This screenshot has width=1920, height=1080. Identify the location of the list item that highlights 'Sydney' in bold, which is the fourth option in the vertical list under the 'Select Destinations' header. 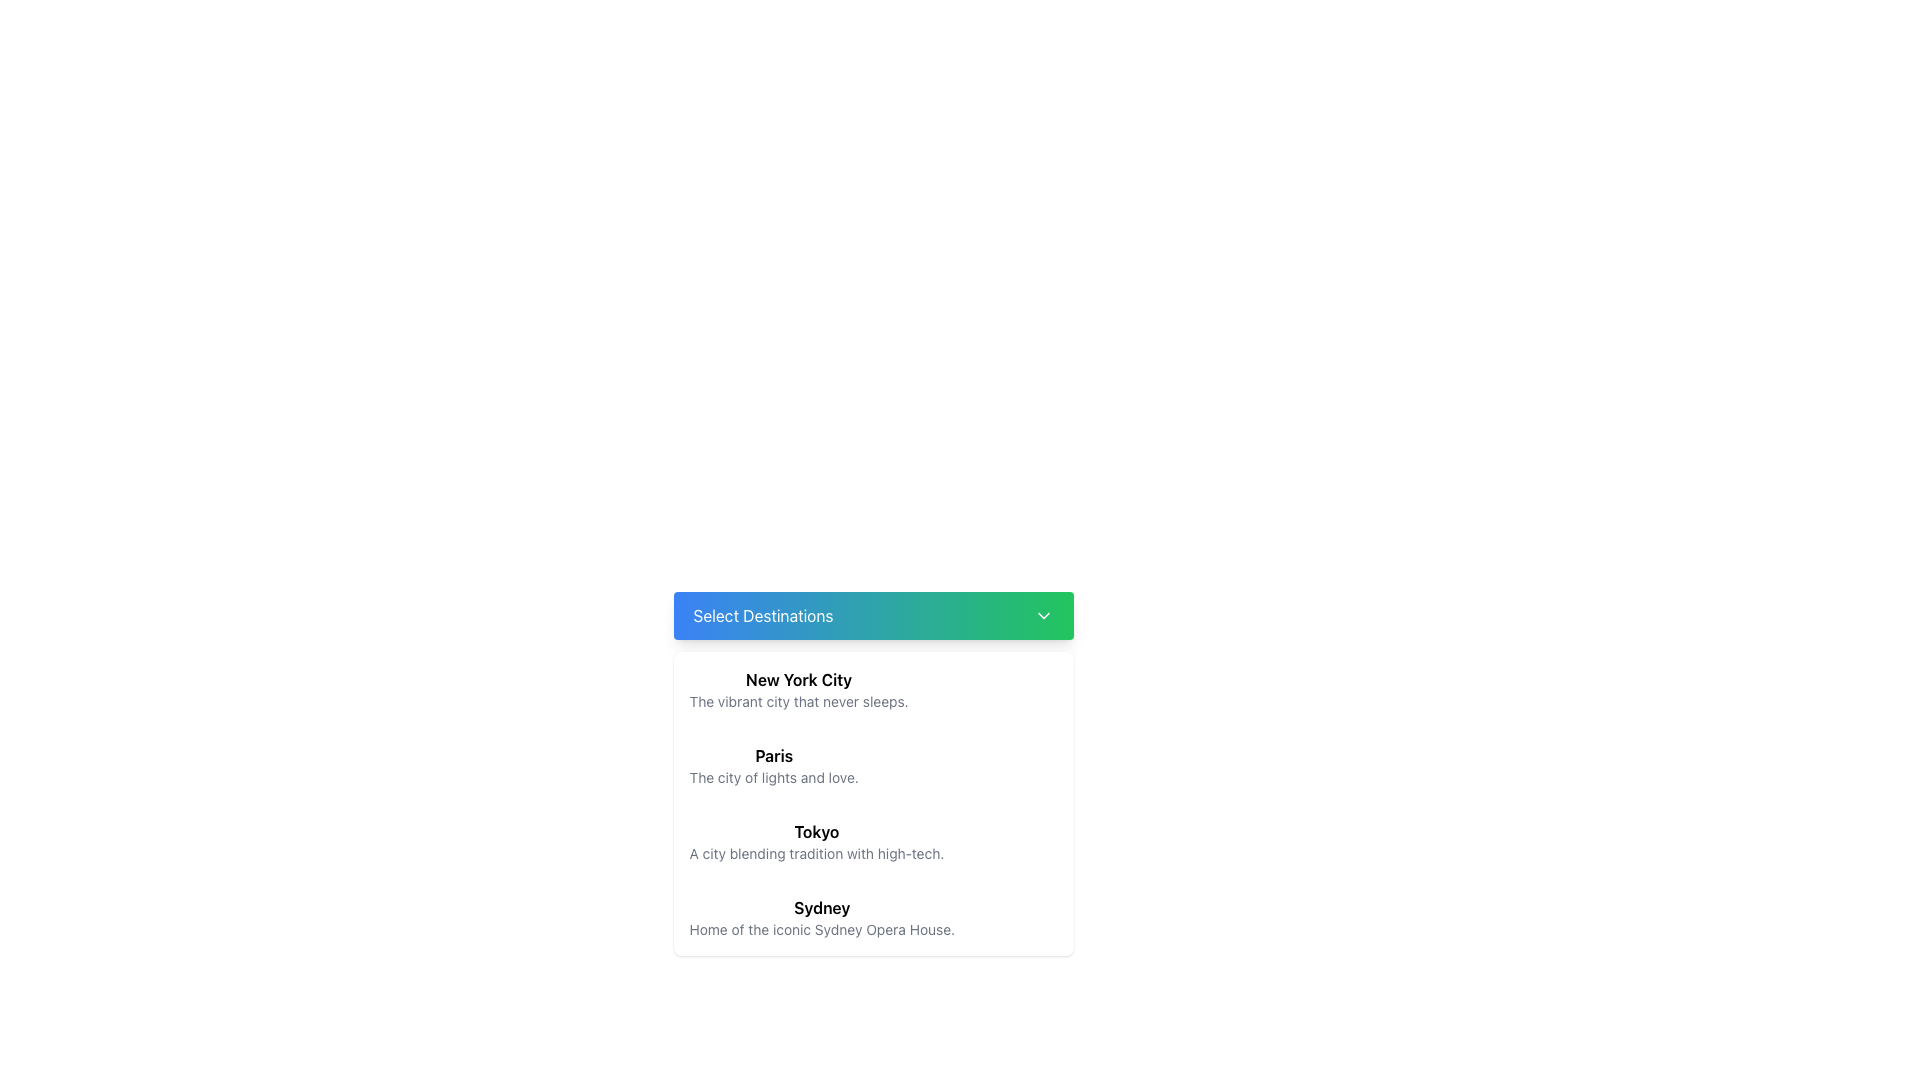
(873, 918).